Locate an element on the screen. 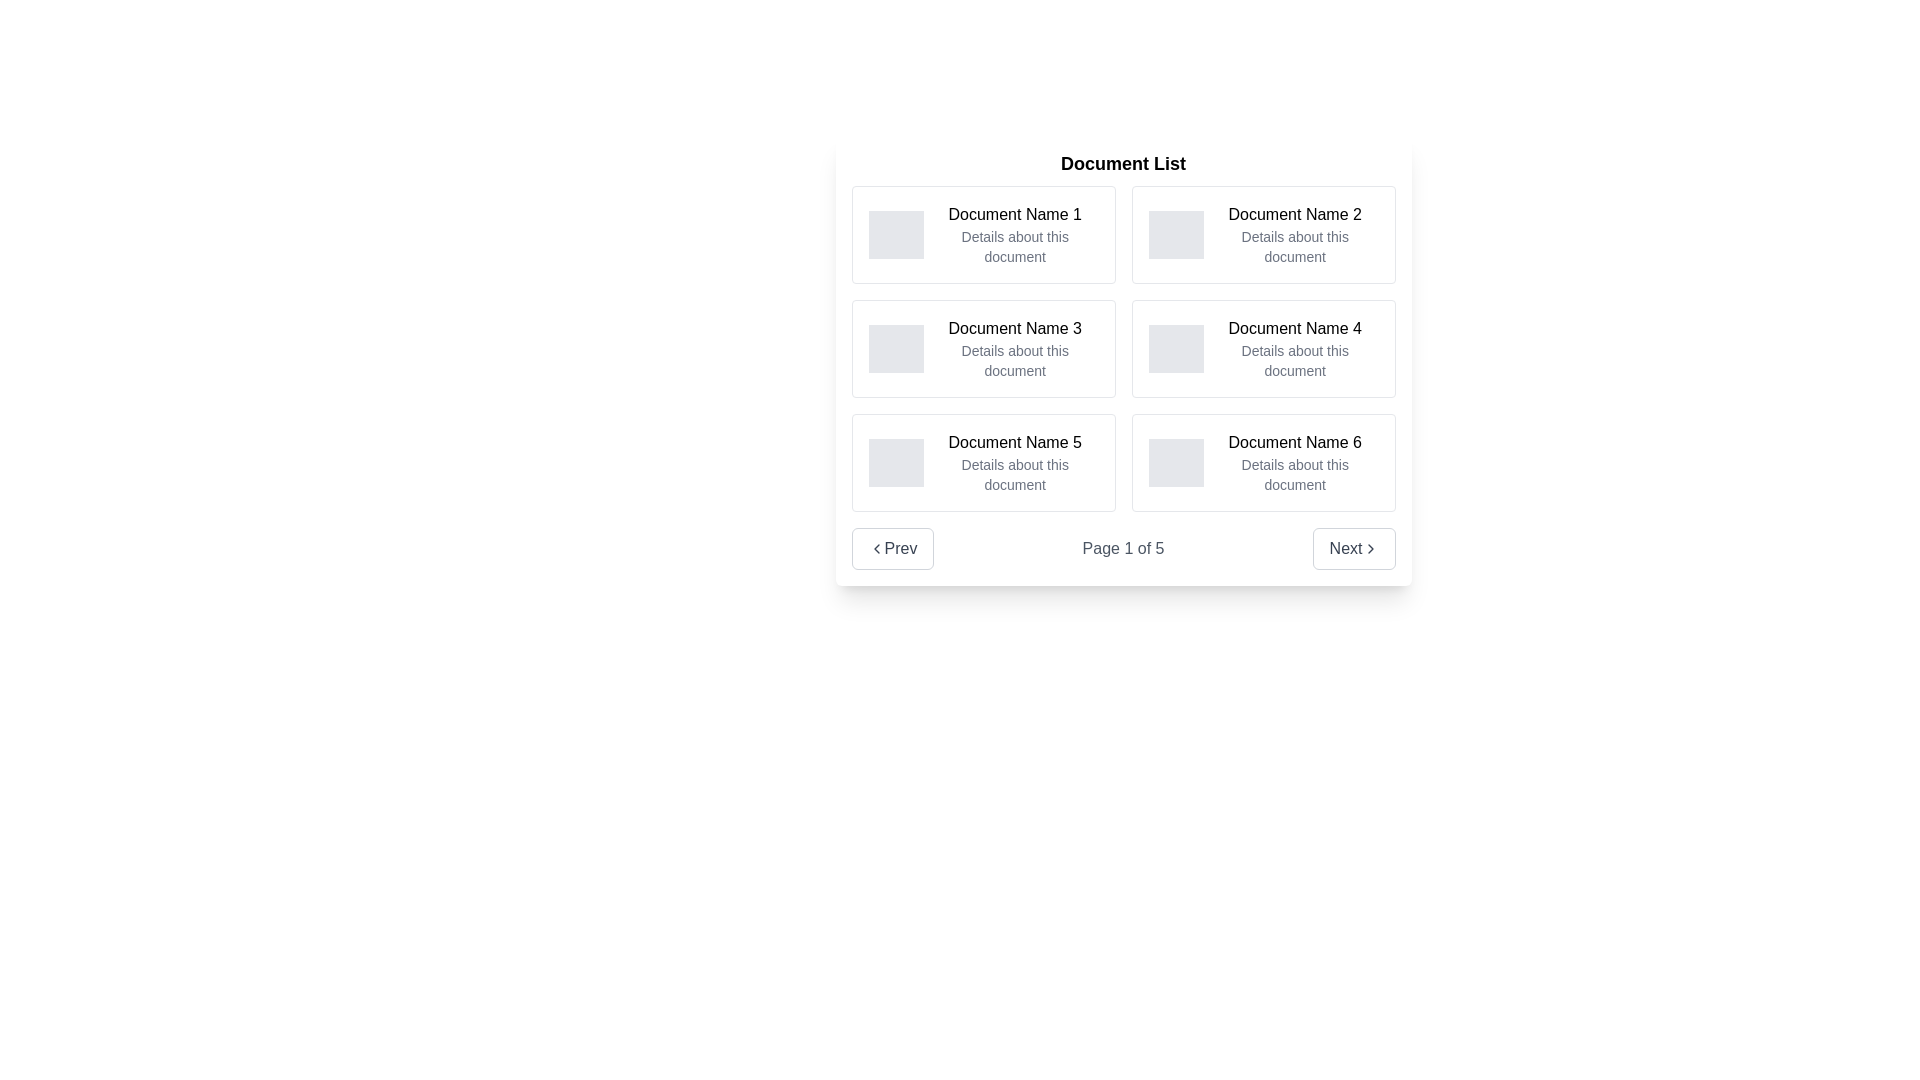  the text label displaying 'Page 1 of 5', which is located between the 'Prev' and 'Next' buttons in the pagination controls is located at coordinates (1123, 548).